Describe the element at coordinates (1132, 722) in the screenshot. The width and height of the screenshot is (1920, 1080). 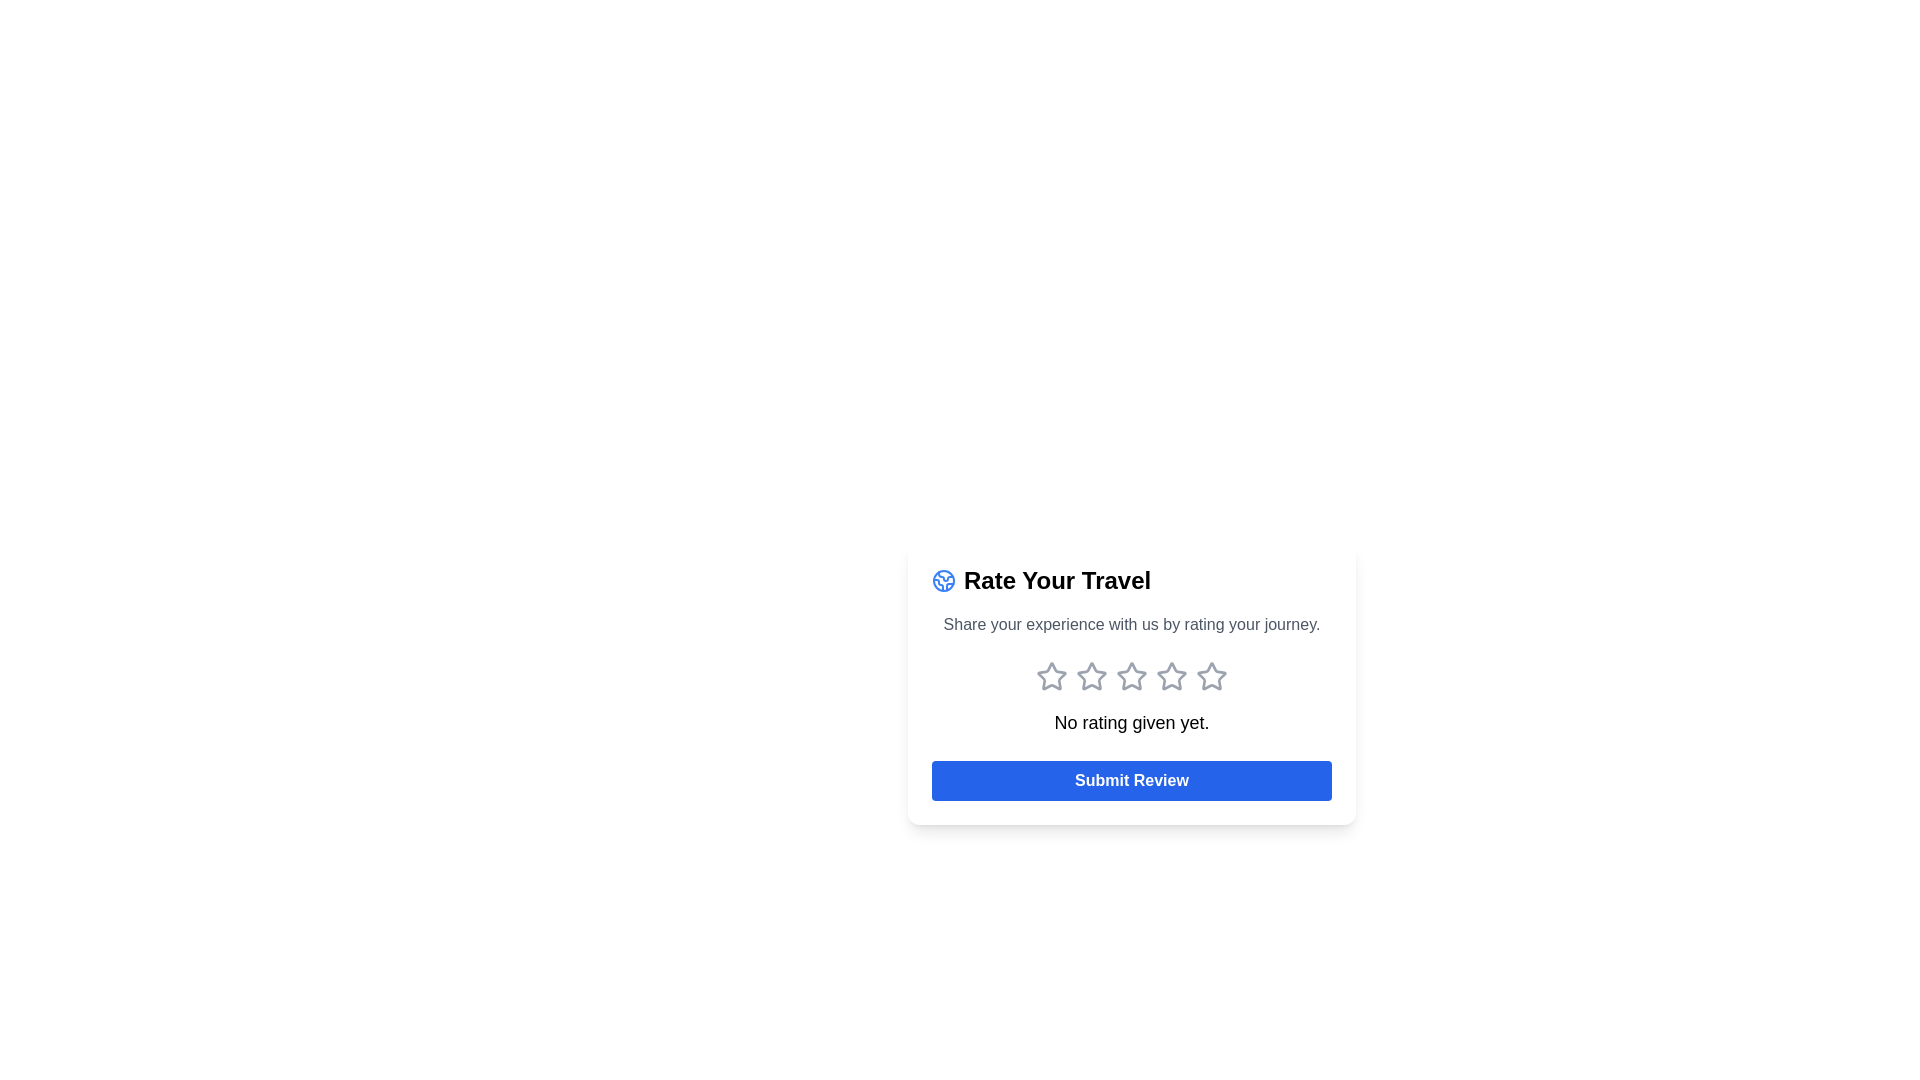
I see `the text label stating 'No rating given yet.' which is located below the star icons and above the 'Submit Review' button within the 'Rate Your Travel' card` at that location.